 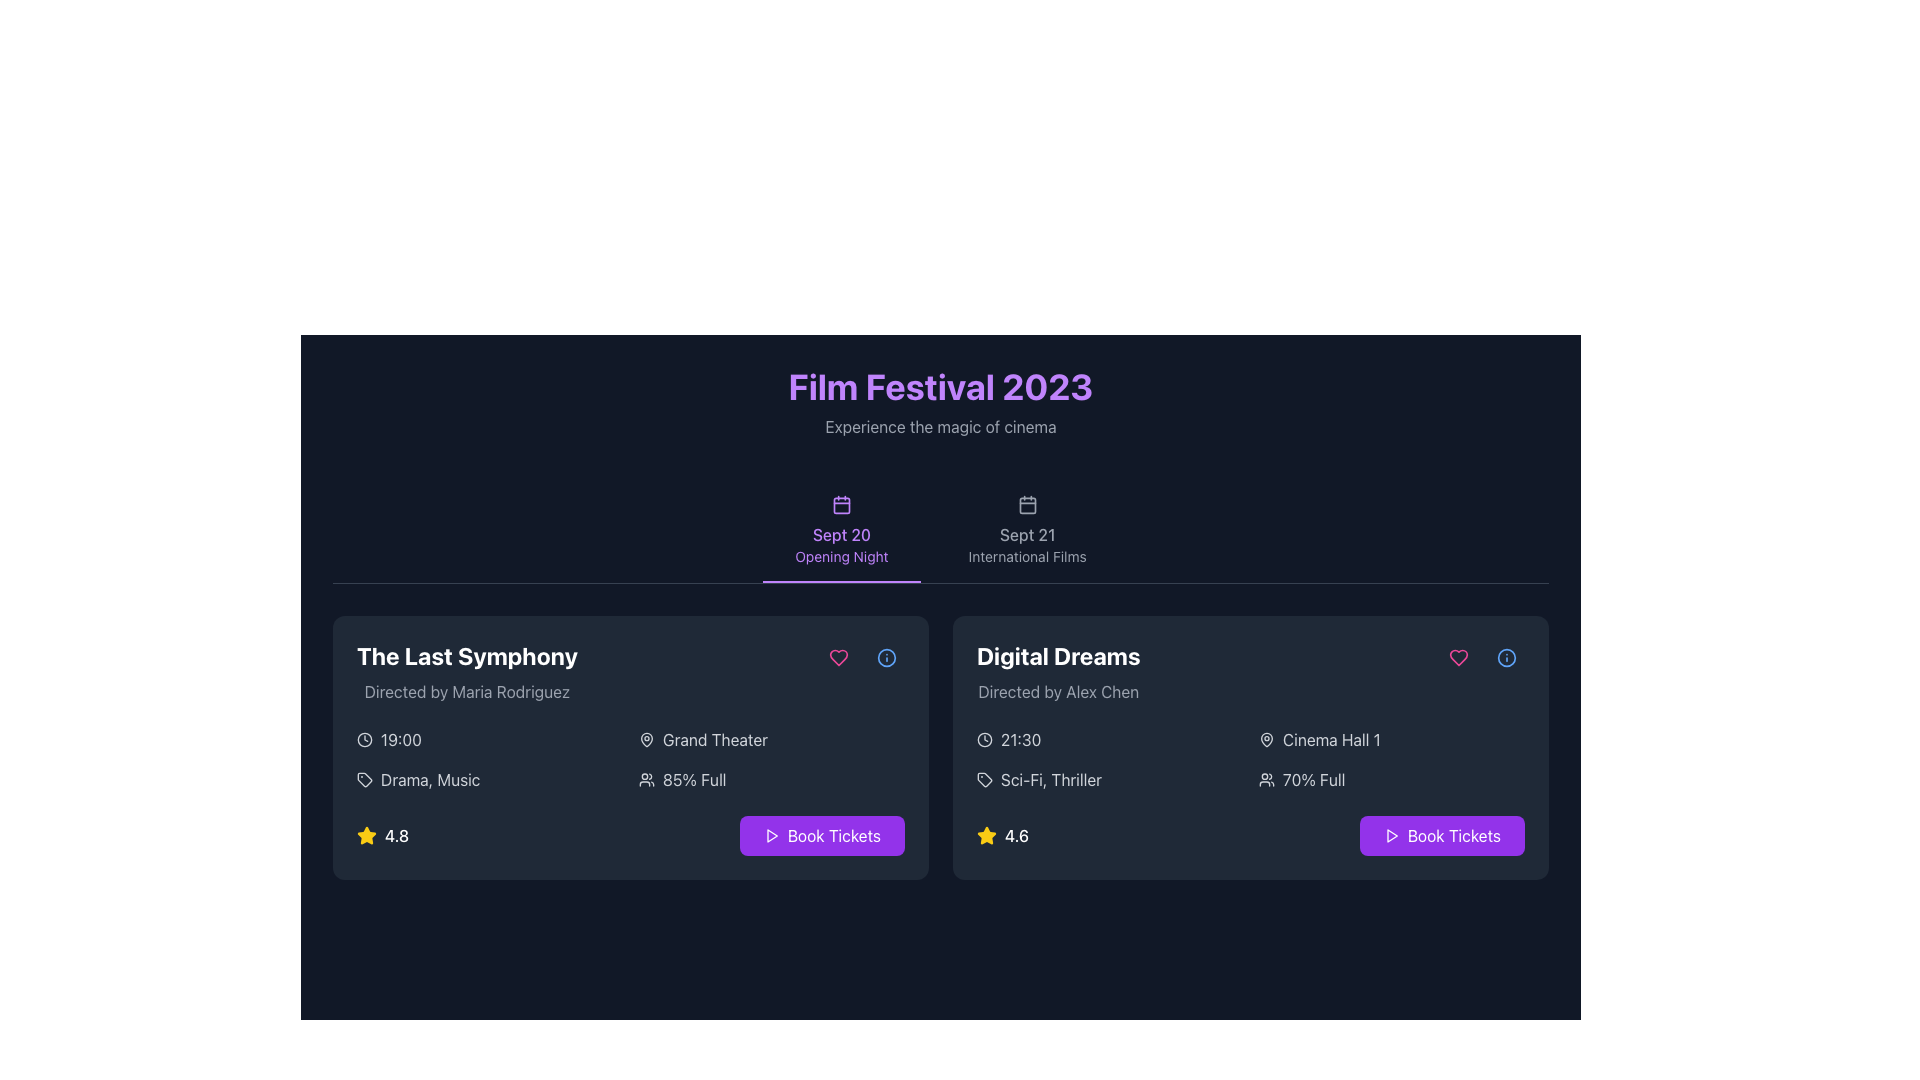 What do you see at coordinates (1266, 778) in the screenshot?
I see `the occupancy icon located to the left of the '70% Full' text in the bottom right section of the 'Digital Dreams' film card` at bounding box center [1266, 778].